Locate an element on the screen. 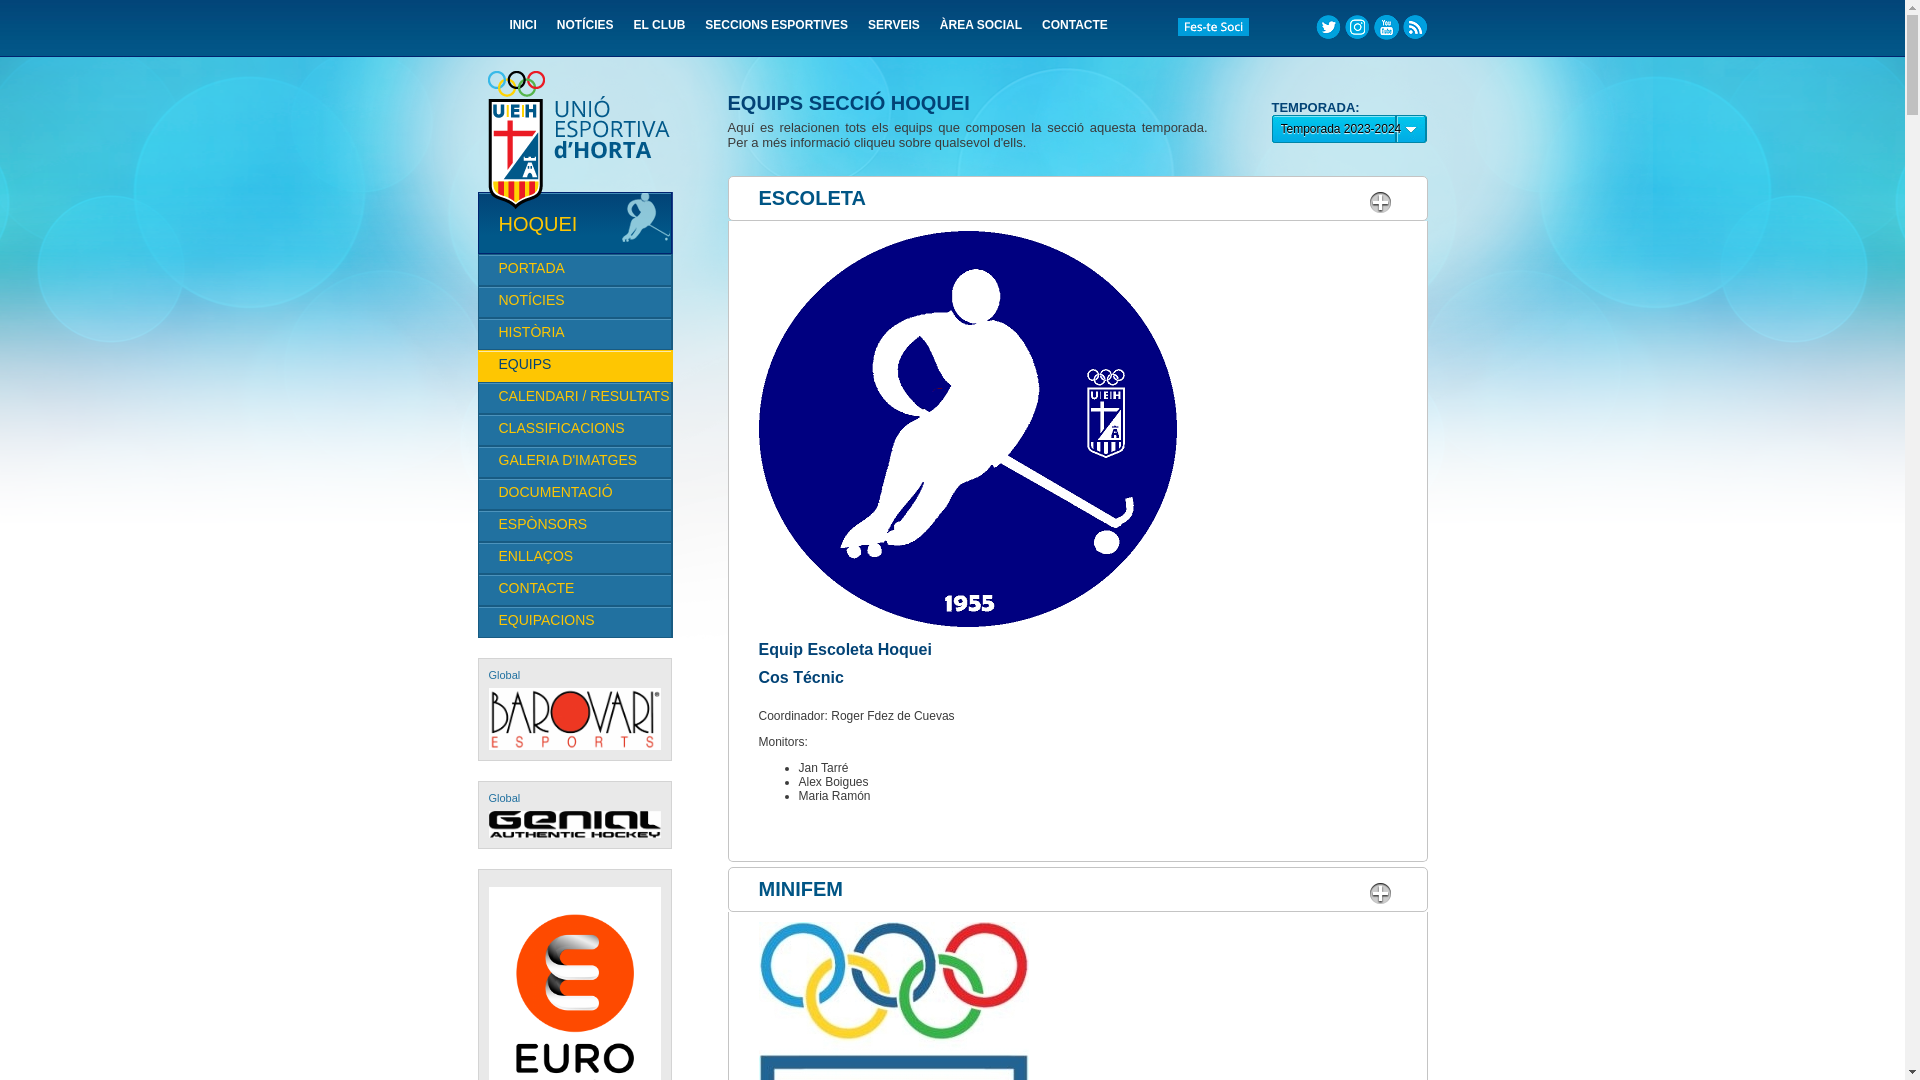  'CONTACTE' is located at coordinates (1040, 31).